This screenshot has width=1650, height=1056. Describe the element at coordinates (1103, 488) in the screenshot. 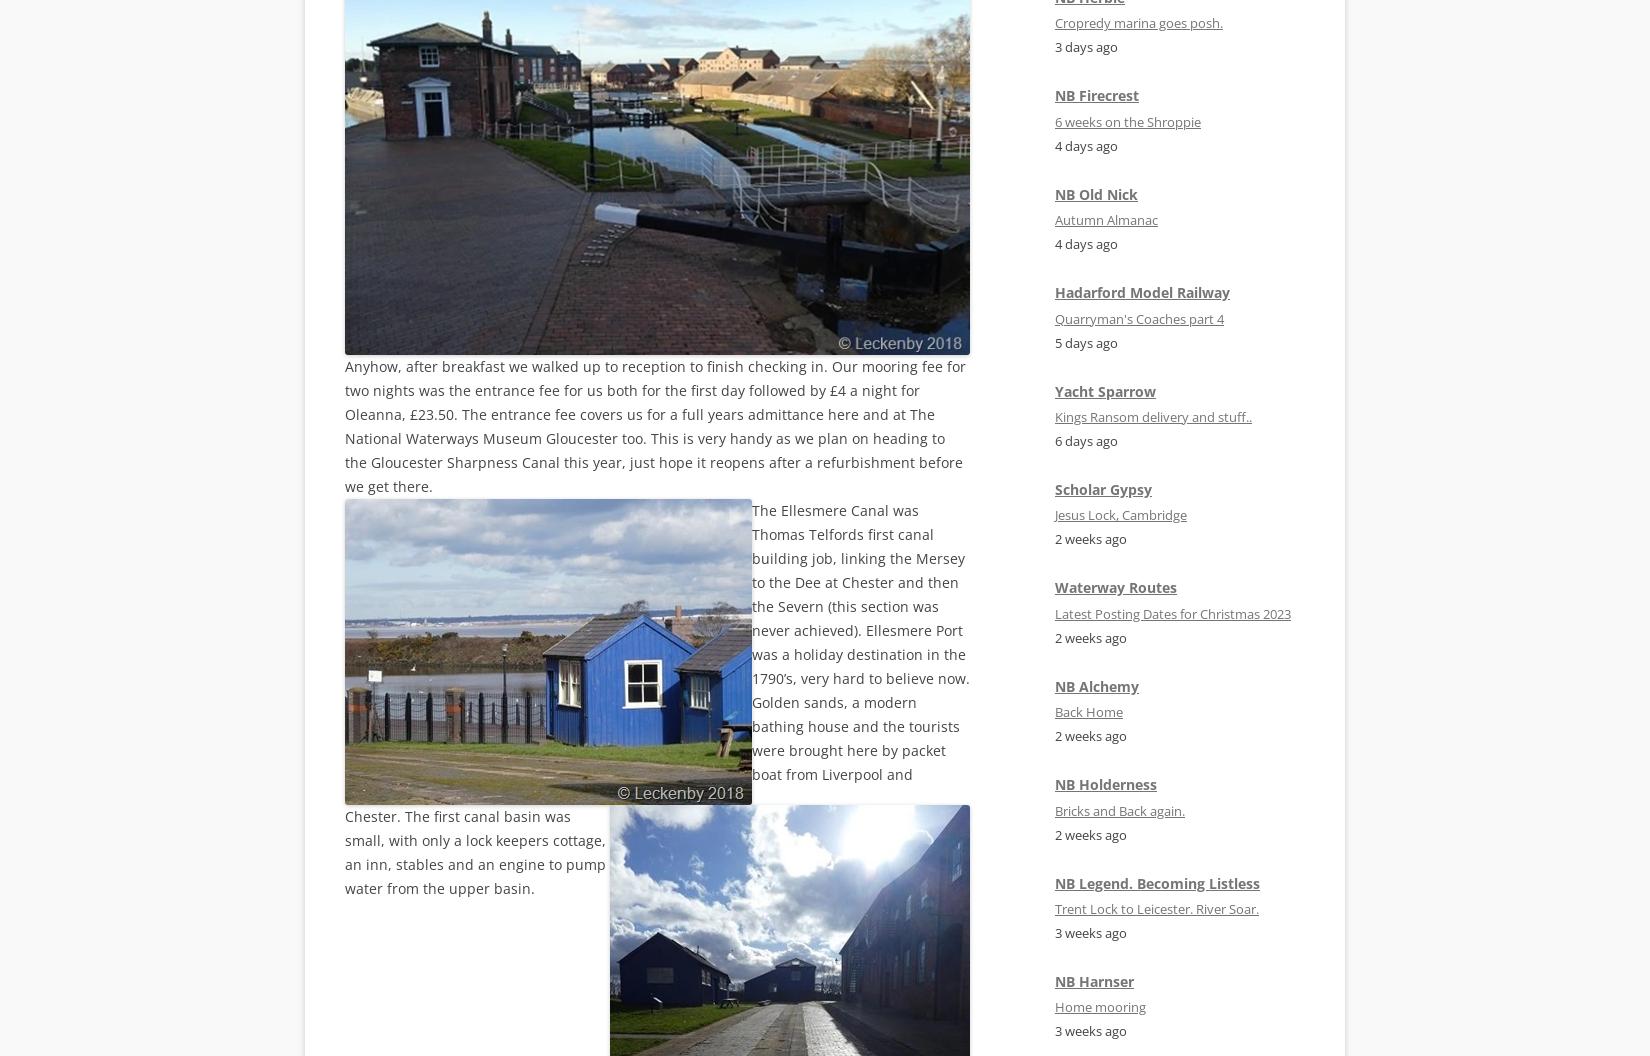

I see `'Scholar Gypsy'` at that location.